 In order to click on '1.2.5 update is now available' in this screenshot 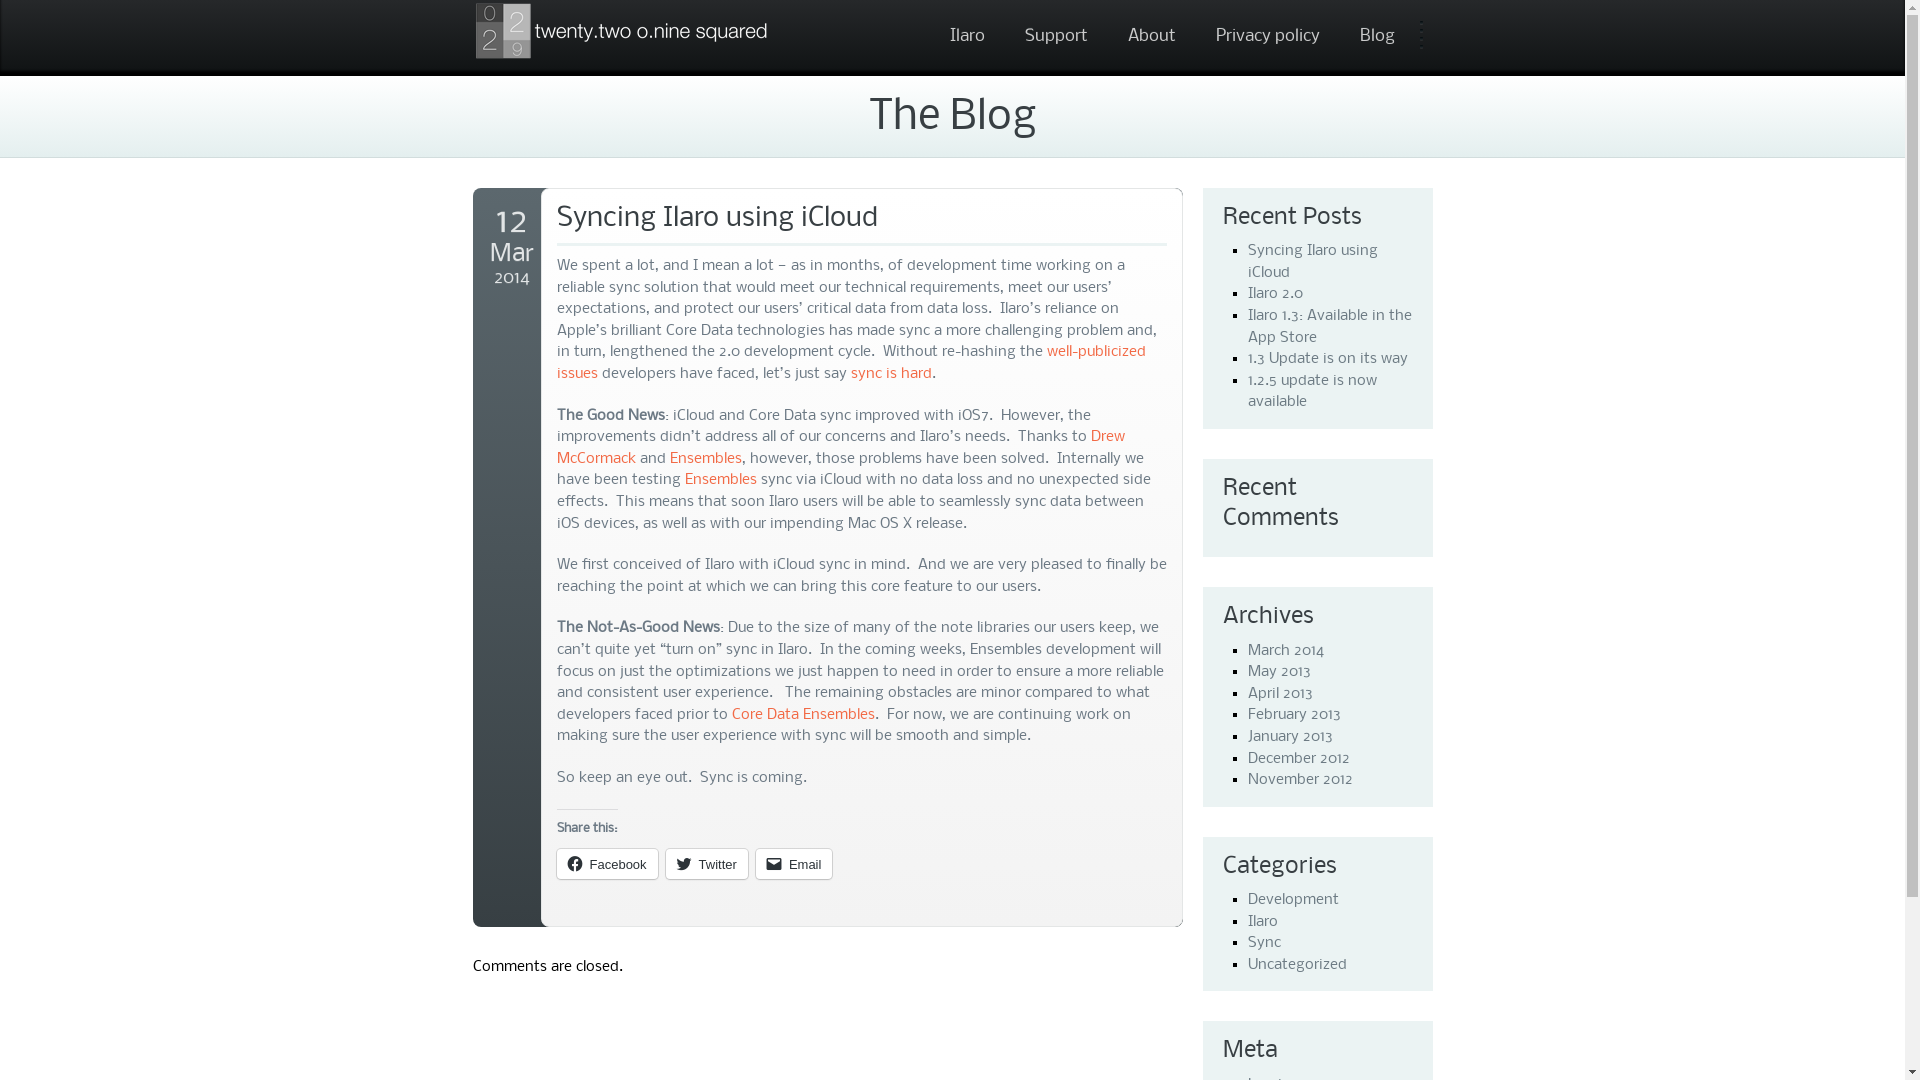, I will do `click(1312, 392)`.